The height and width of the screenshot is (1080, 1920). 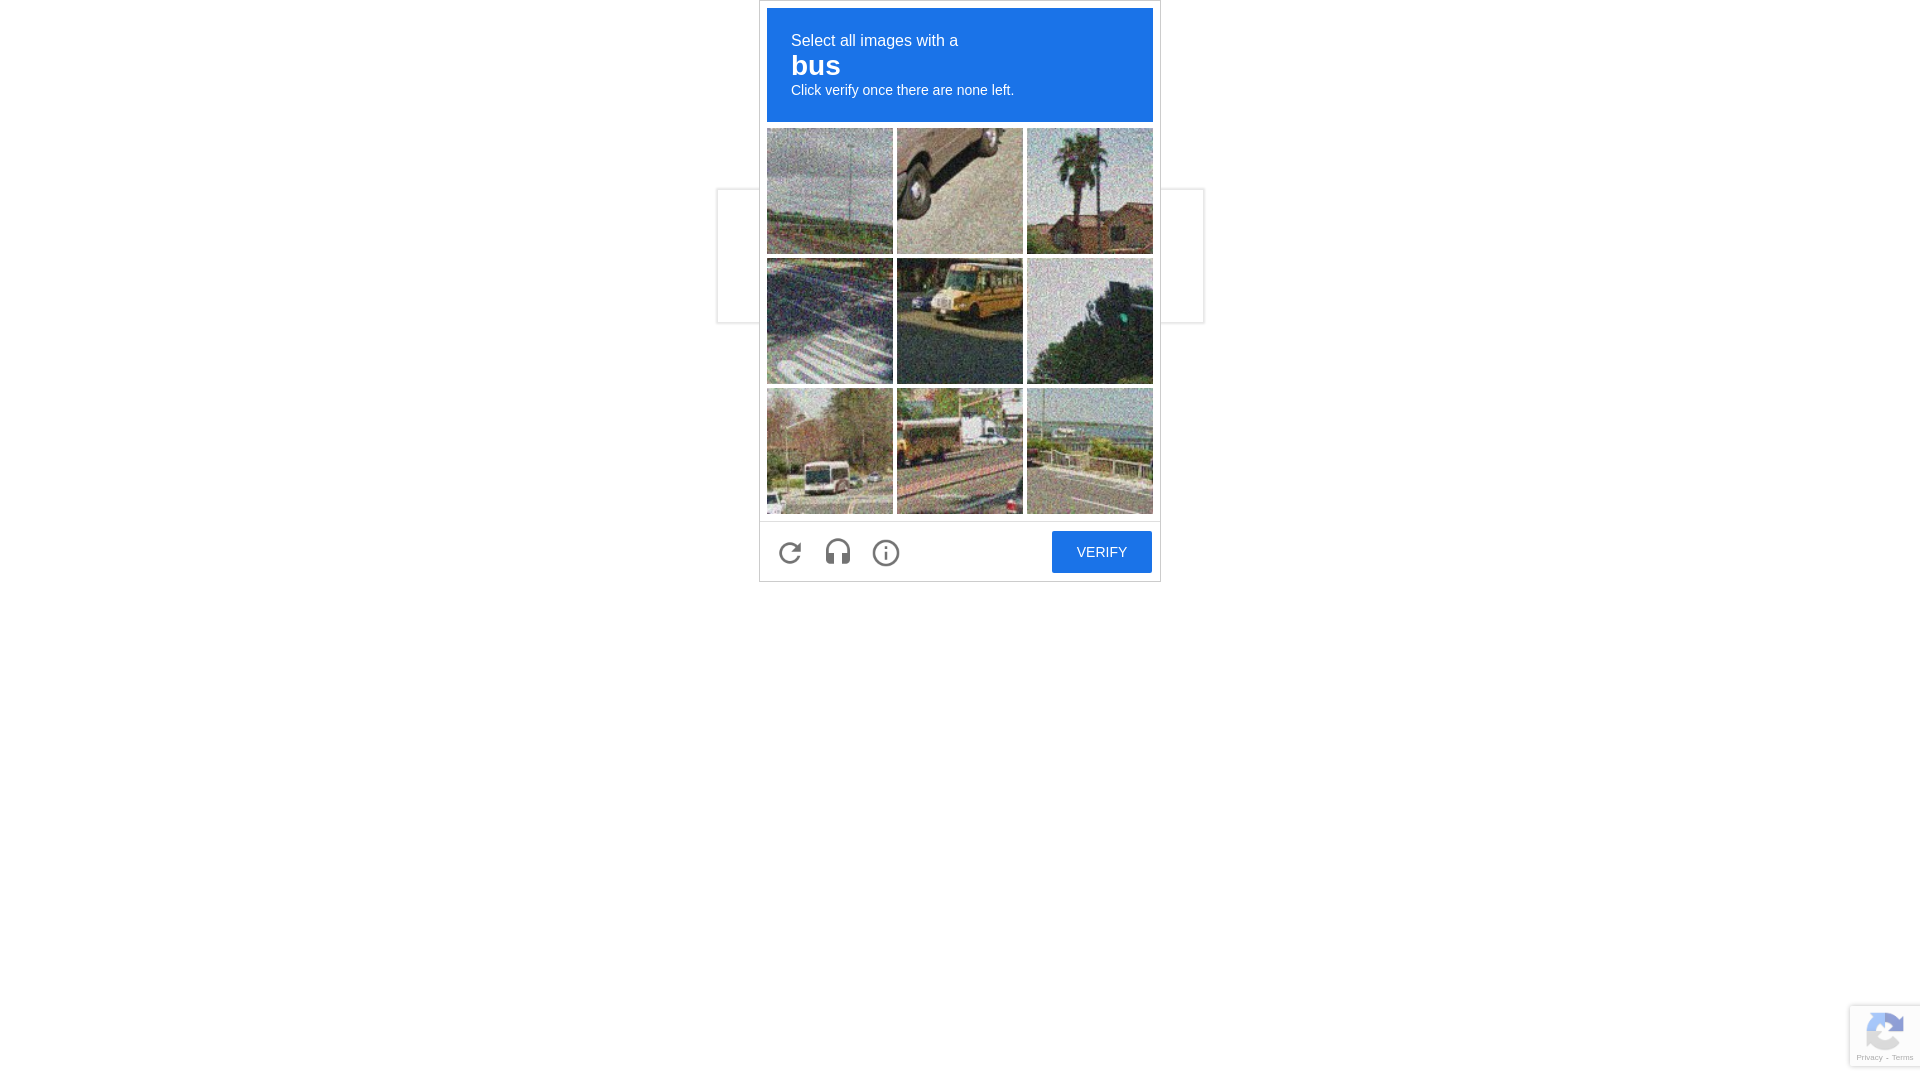 What do you see at coordinates (960, 290) in the screenshot?
I see `'recaptcha challenge expires in two minutes'` at bounding box center [960, 290].